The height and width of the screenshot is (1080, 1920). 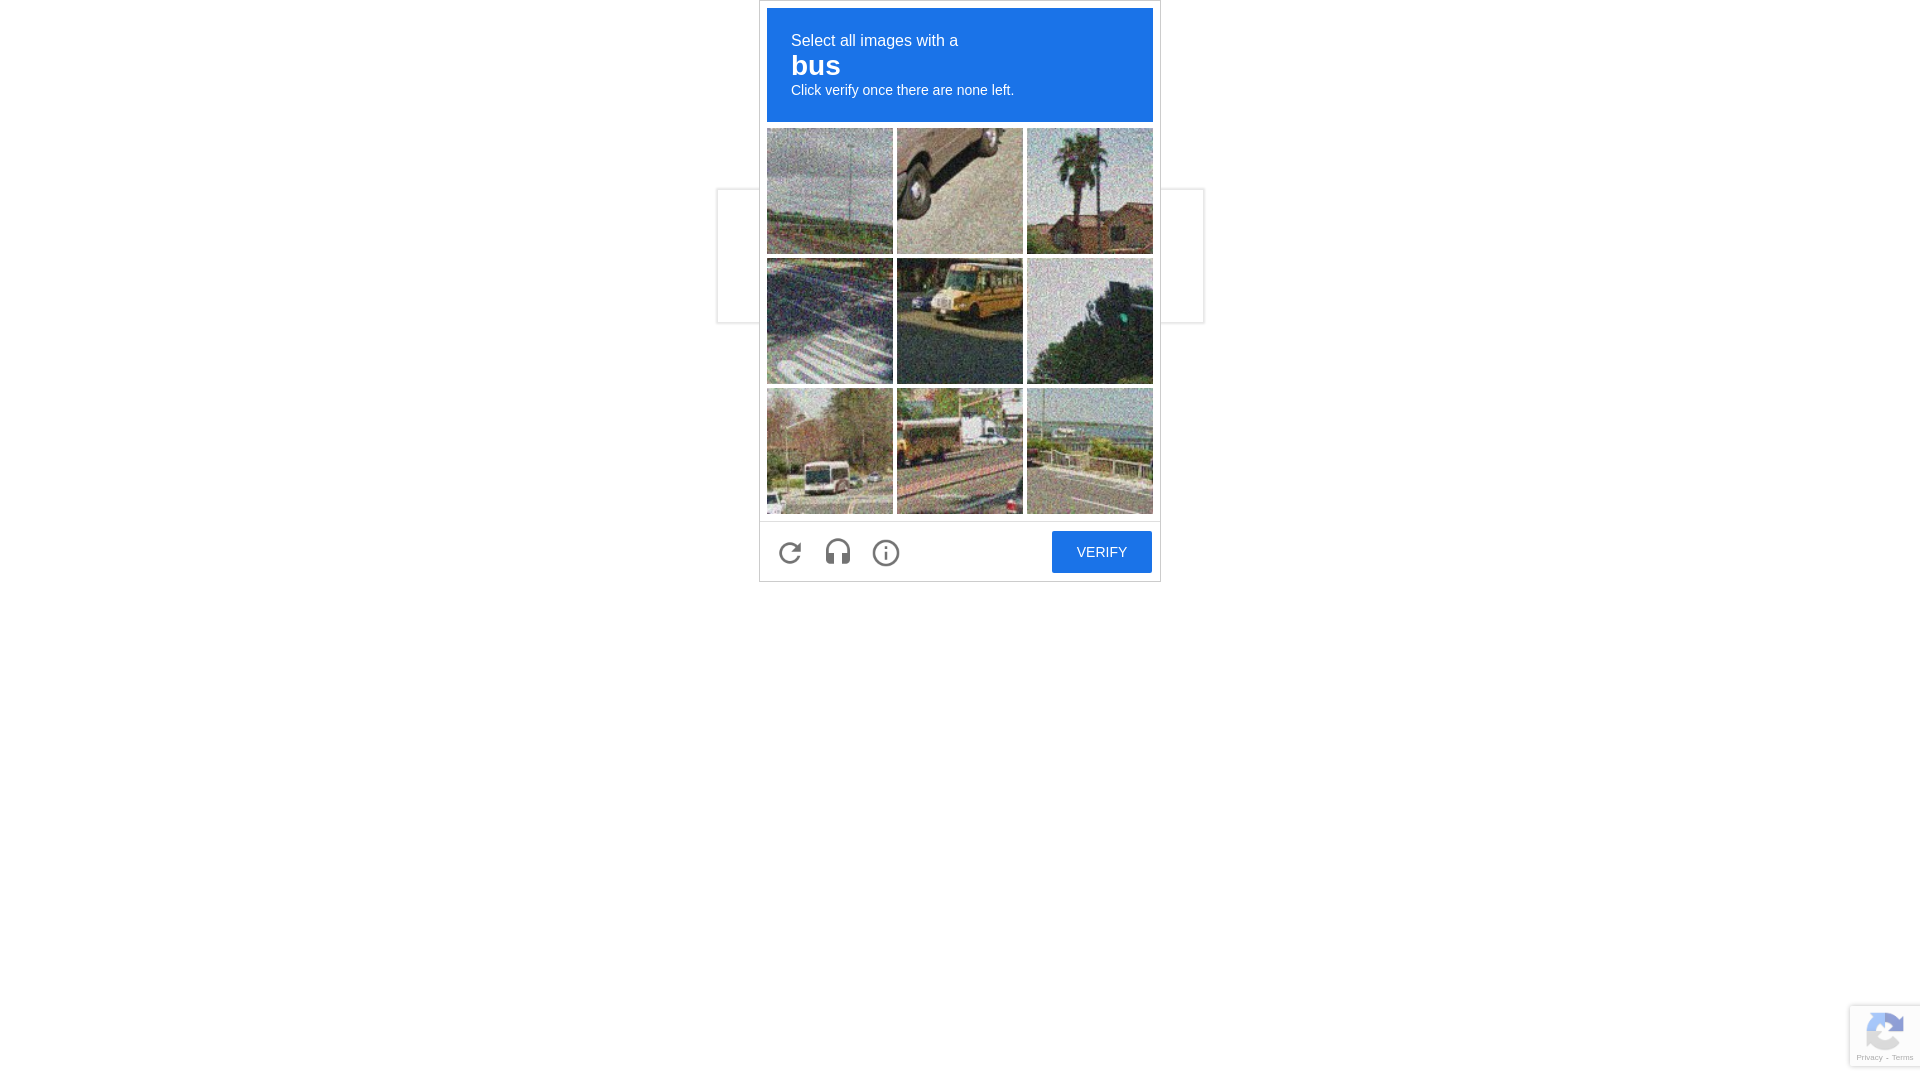 What do you see at coordinates (960, 290) in the screenshot?
I see `'recaptcha challenge expires in two minutes'` at bounding box center [960, 290].